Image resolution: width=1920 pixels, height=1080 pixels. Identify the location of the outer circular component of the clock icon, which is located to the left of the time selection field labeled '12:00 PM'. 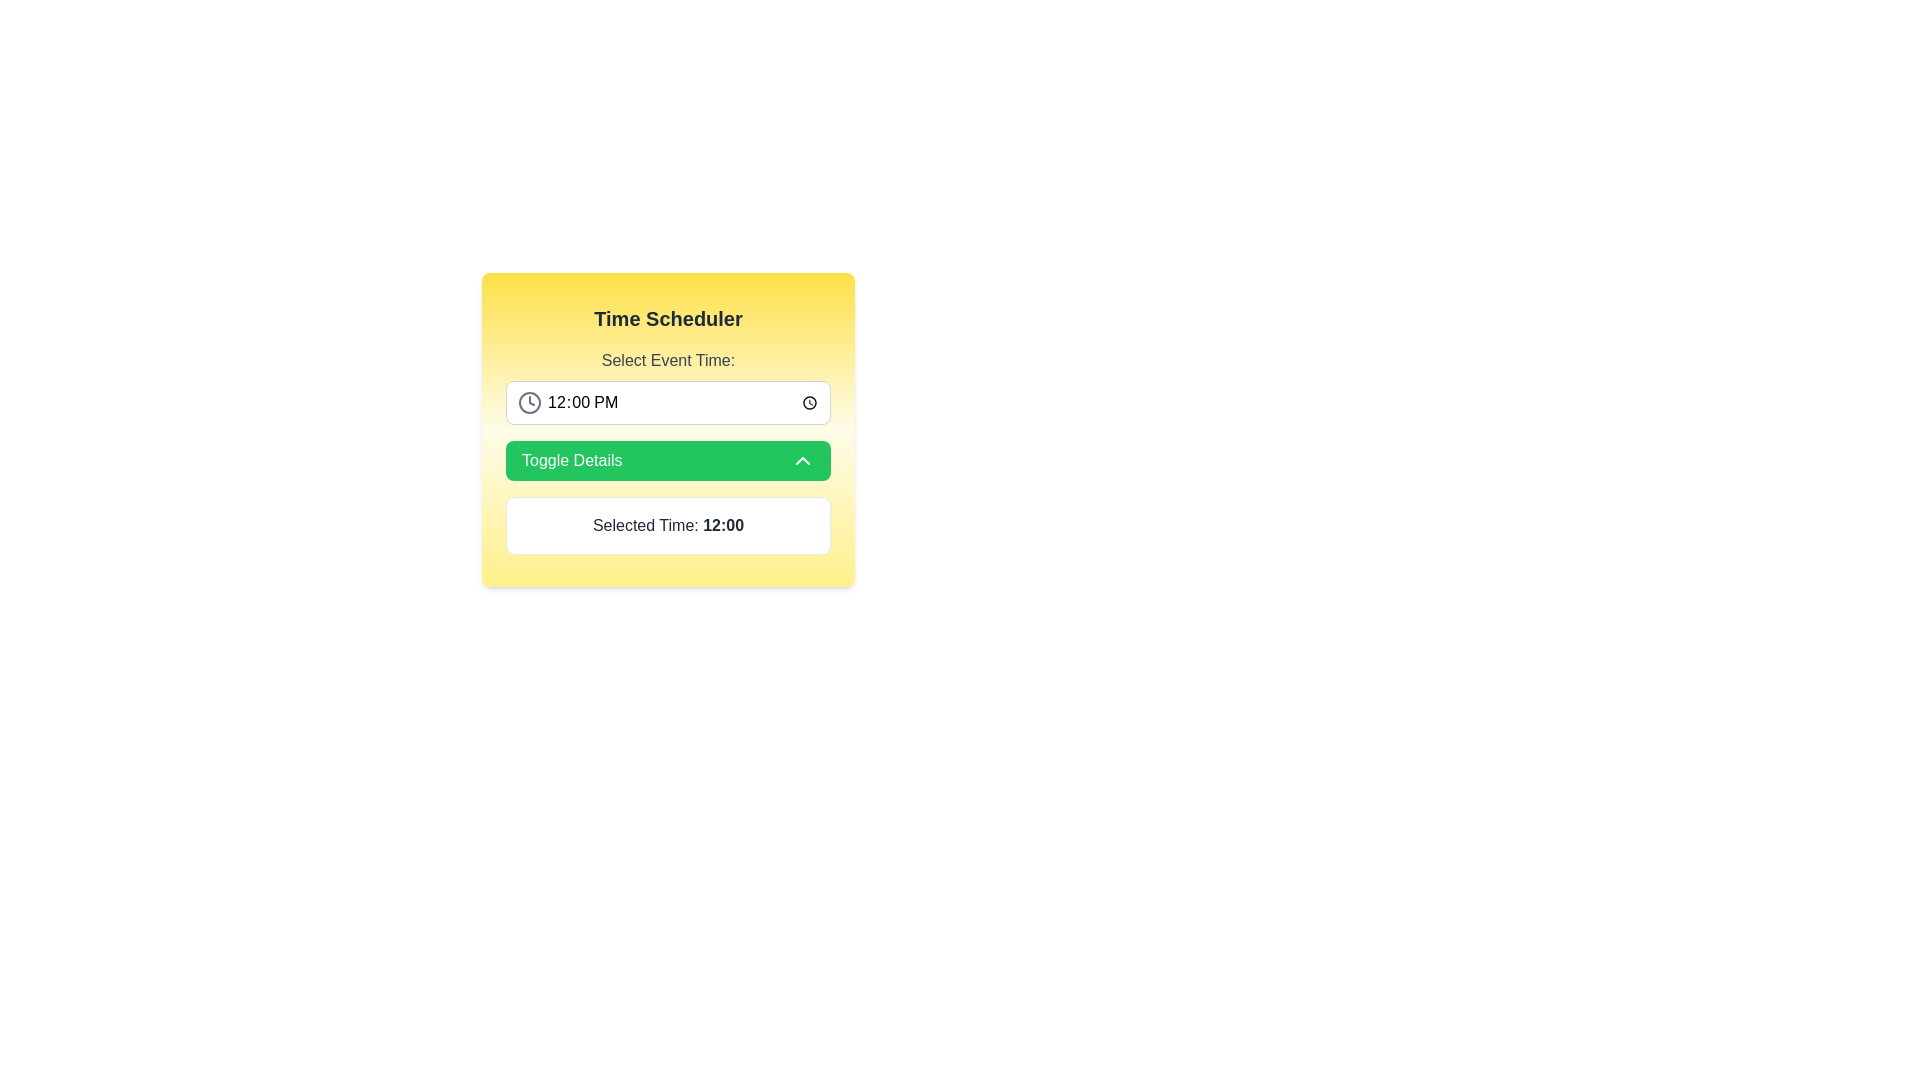
(529, 402).